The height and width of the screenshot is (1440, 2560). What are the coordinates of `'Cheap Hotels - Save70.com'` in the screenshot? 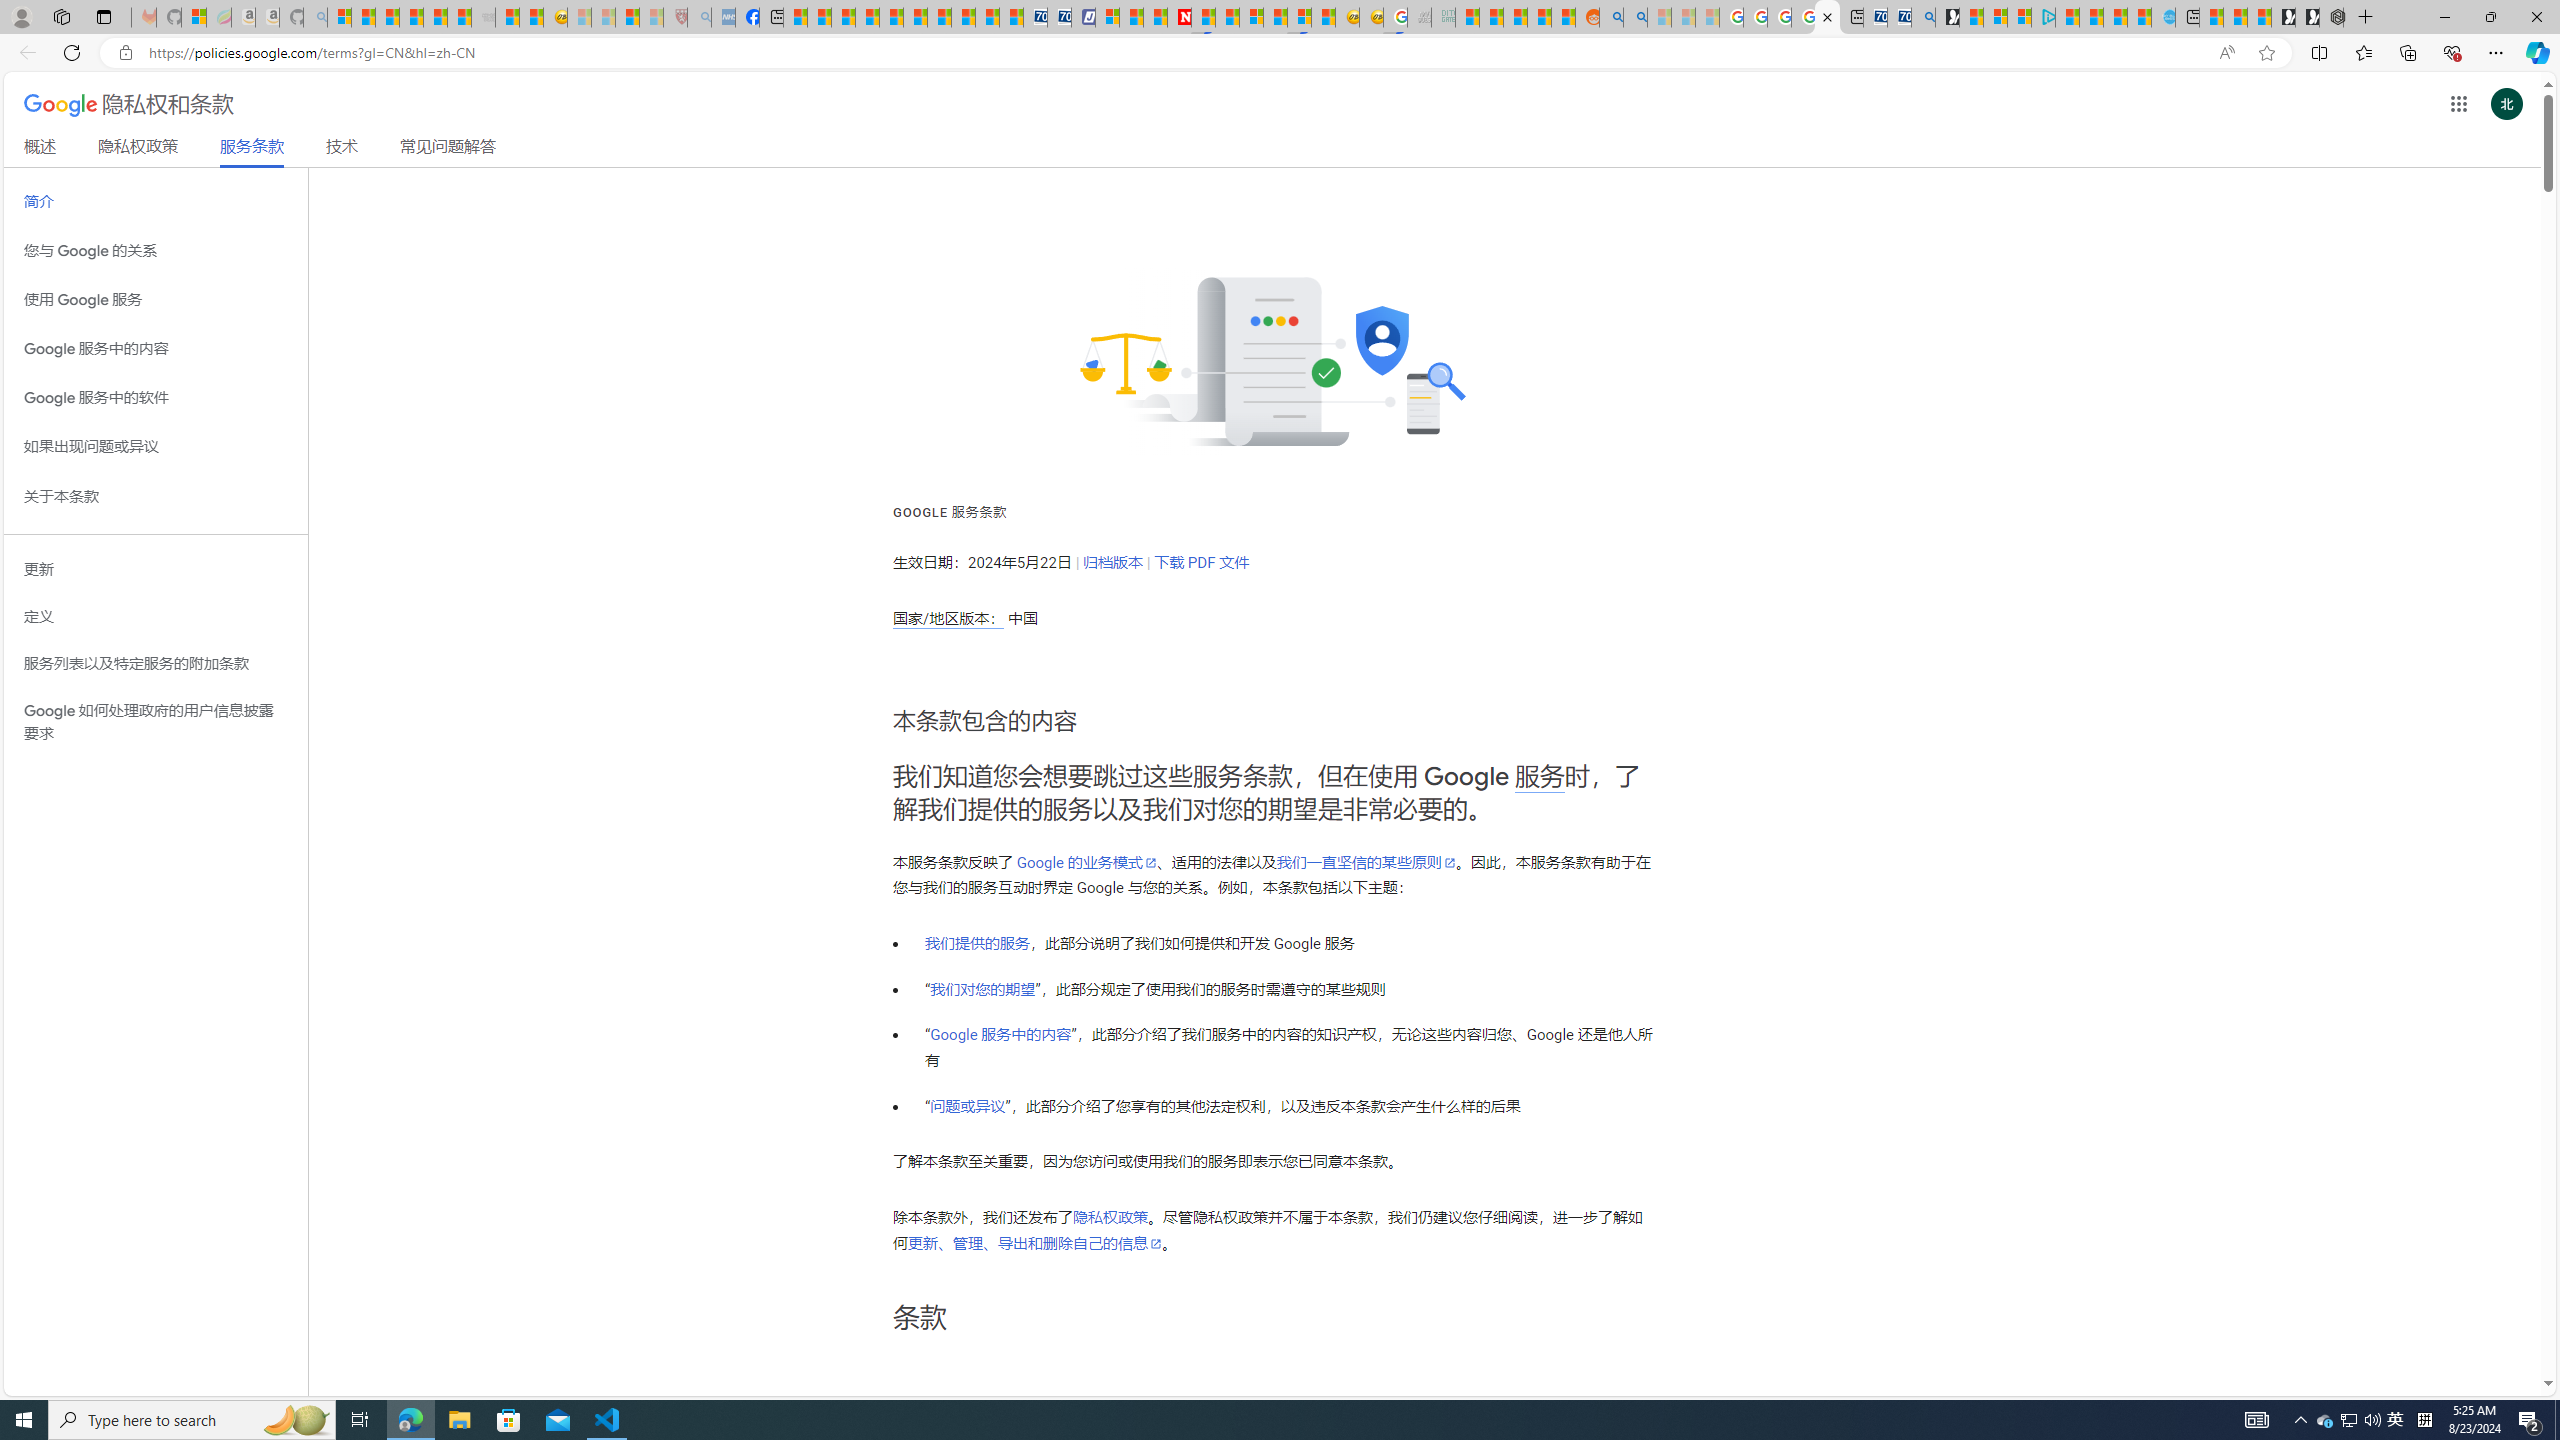 It's located at (1059, 16).